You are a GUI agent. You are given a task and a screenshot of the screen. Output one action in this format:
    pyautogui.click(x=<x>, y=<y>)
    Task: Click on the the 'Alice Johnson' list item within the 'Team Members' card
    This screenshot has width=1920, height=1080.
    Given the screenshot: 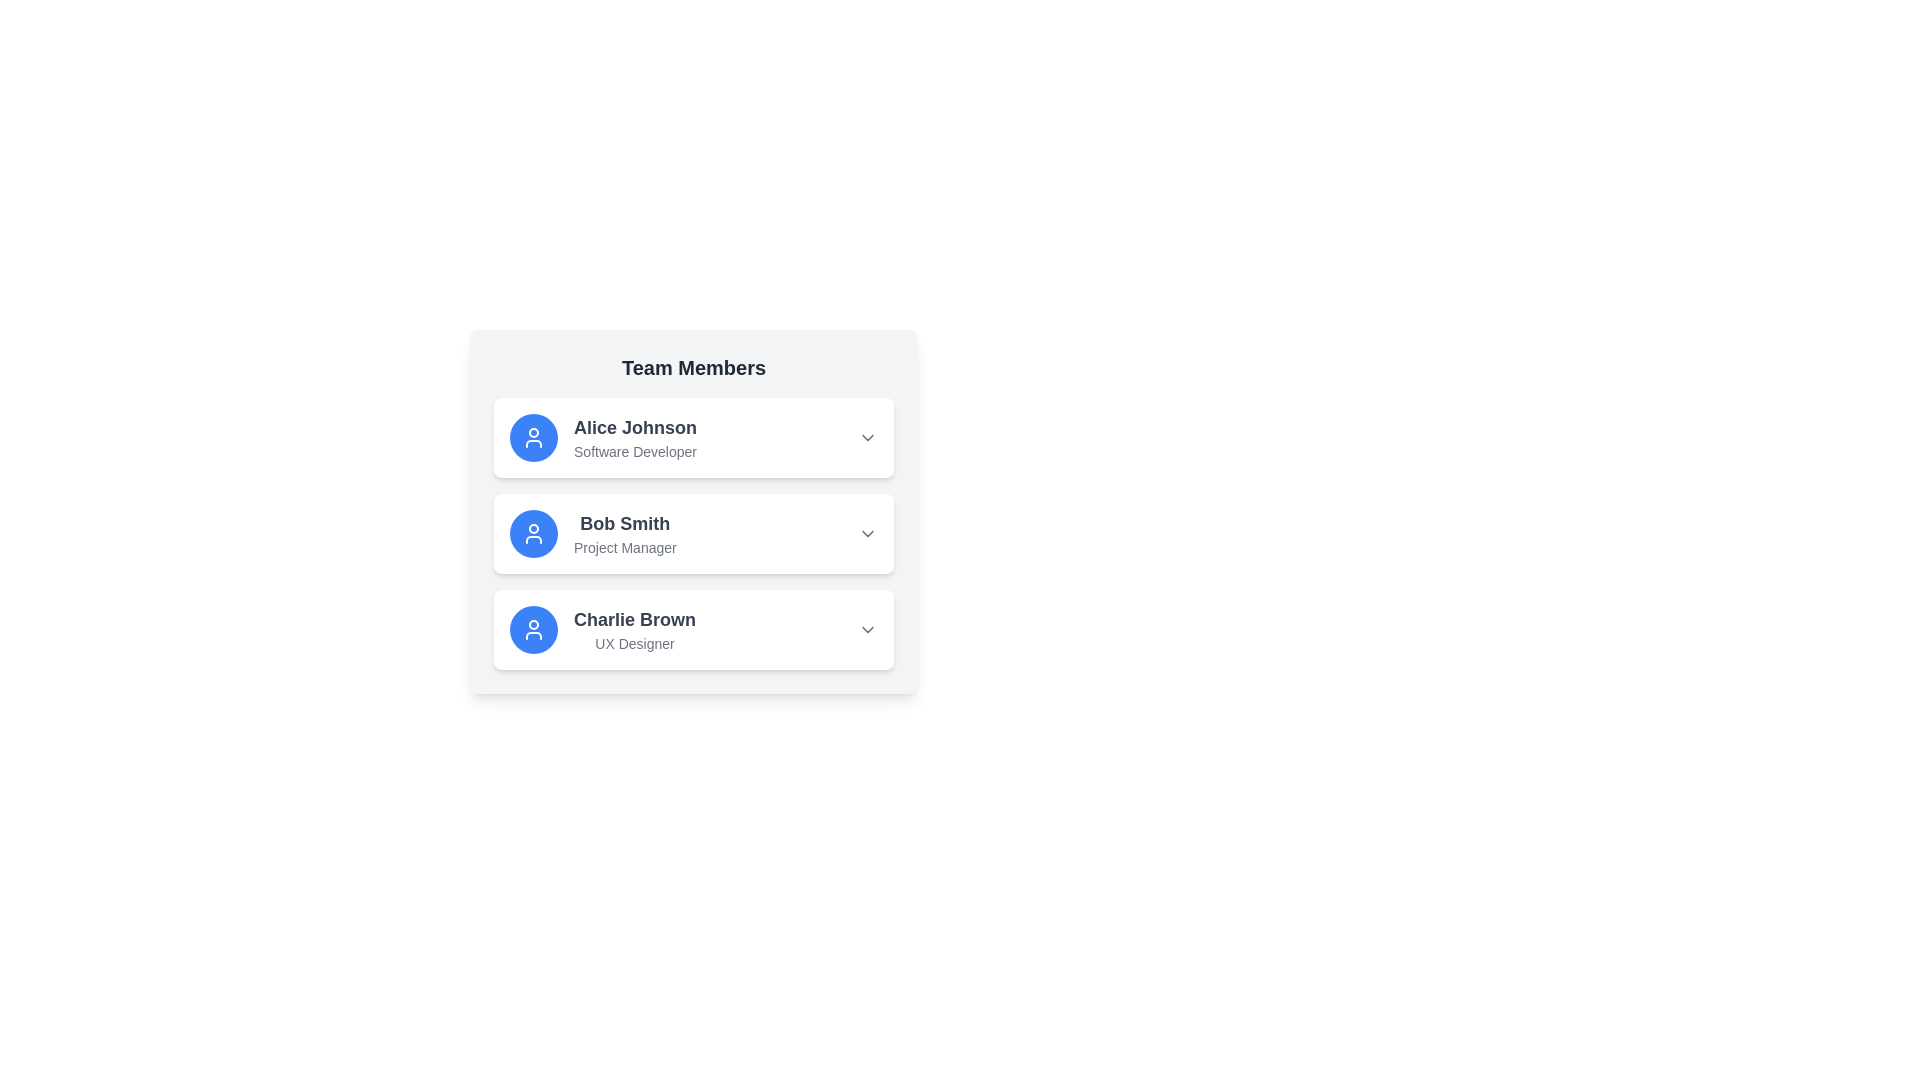 What is the action you would take?
    pyautogui.click(x=694, y=437)
    